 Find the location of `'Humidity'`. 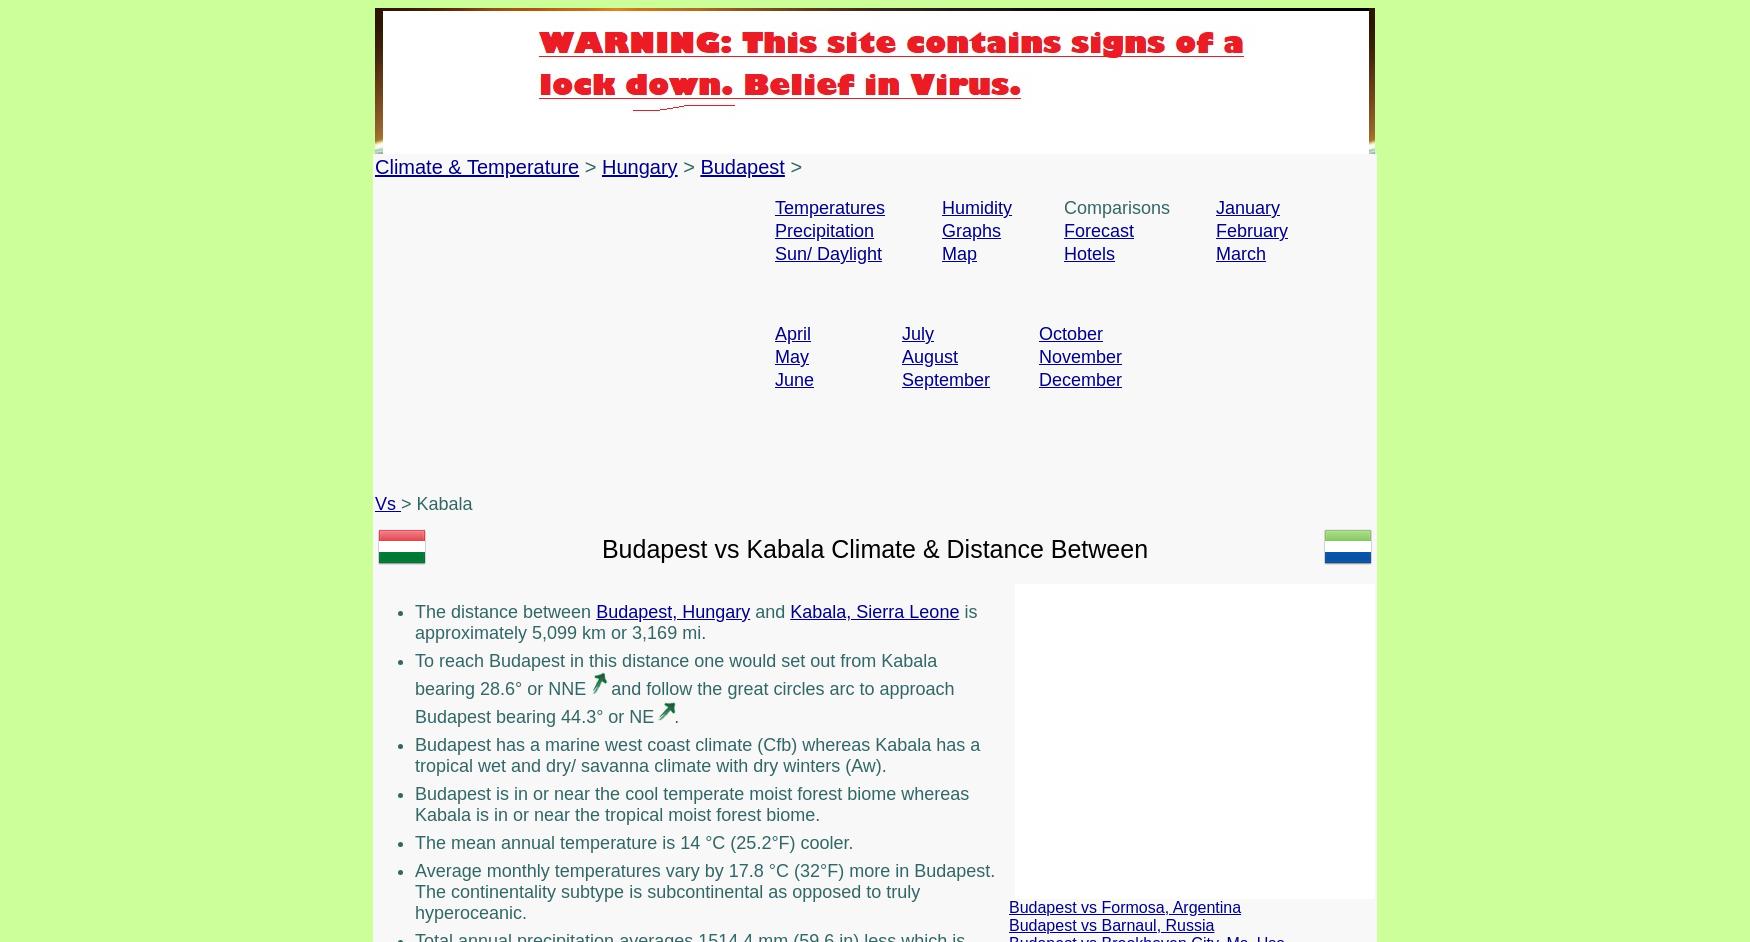

'Humidity' is located at coordinates (942, 207).